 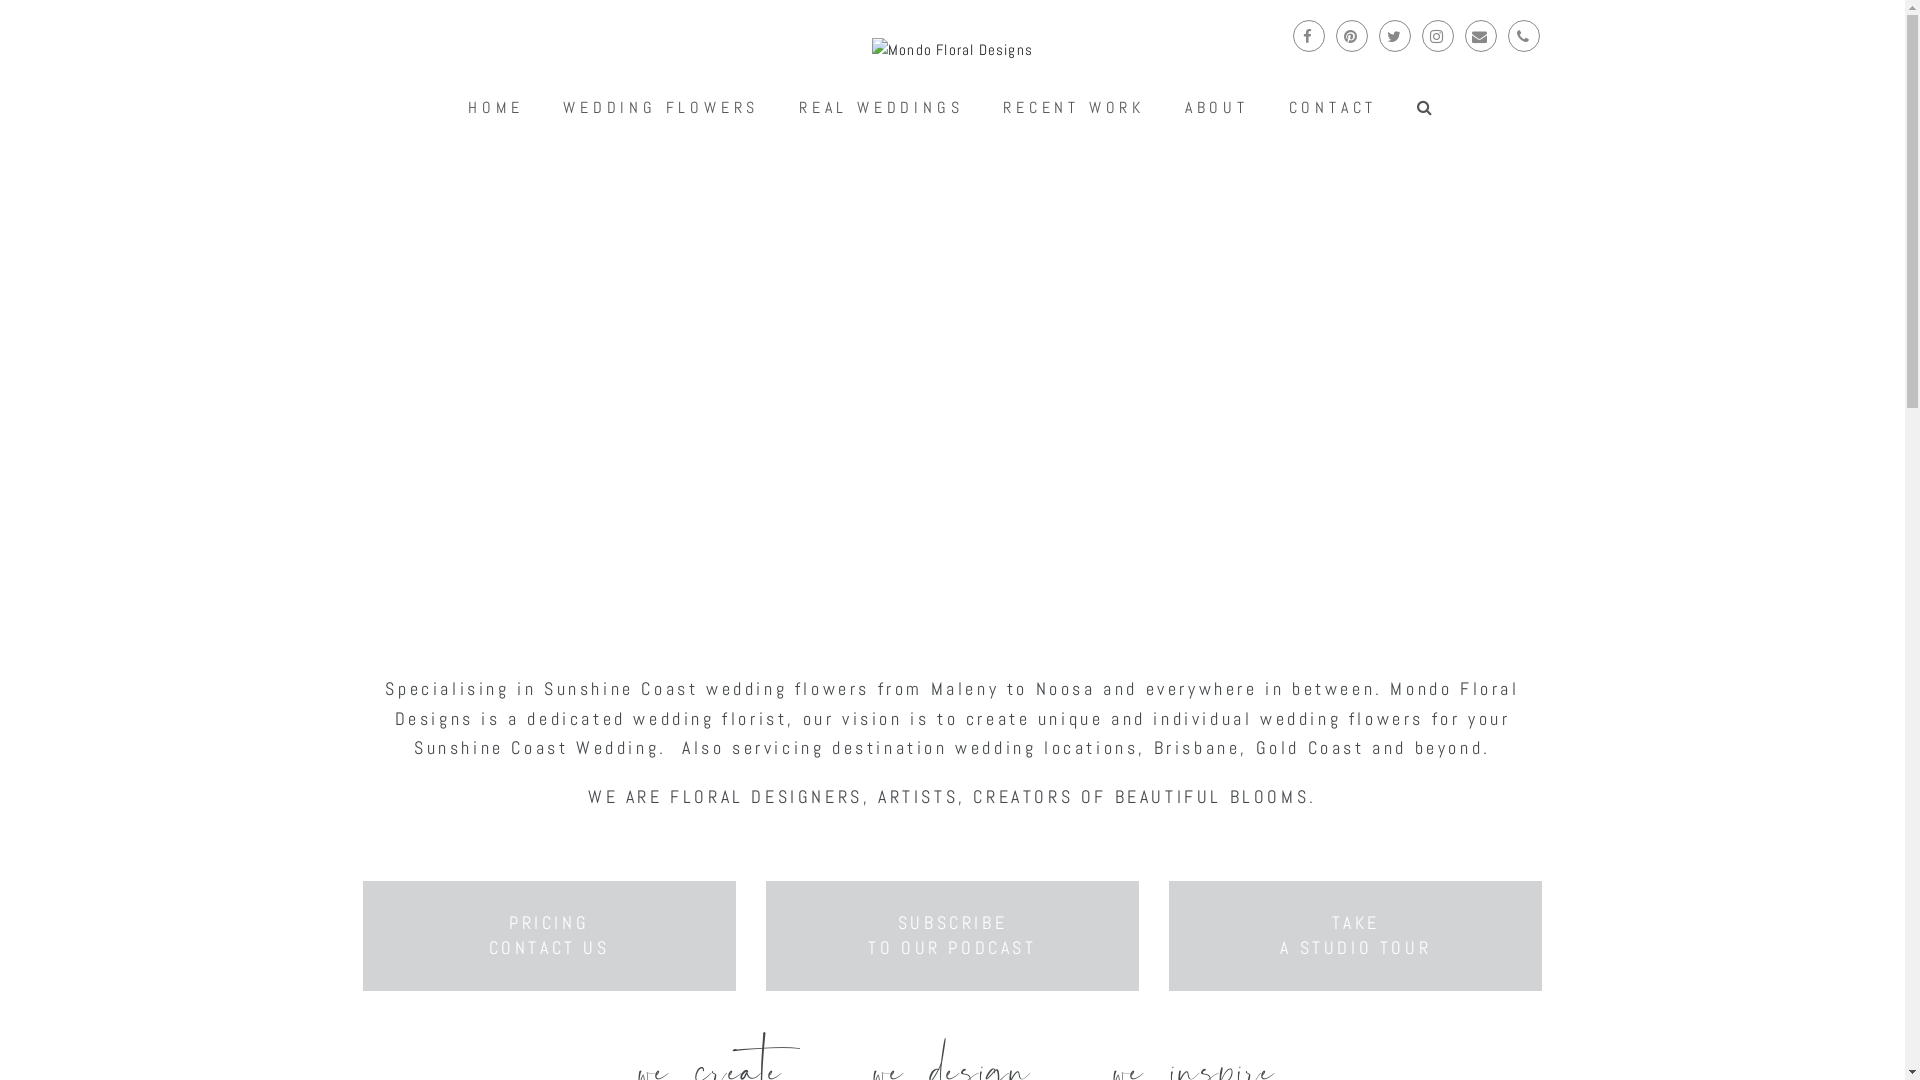 I want to click on 'ABOUT', so click(x=1166, y=108).